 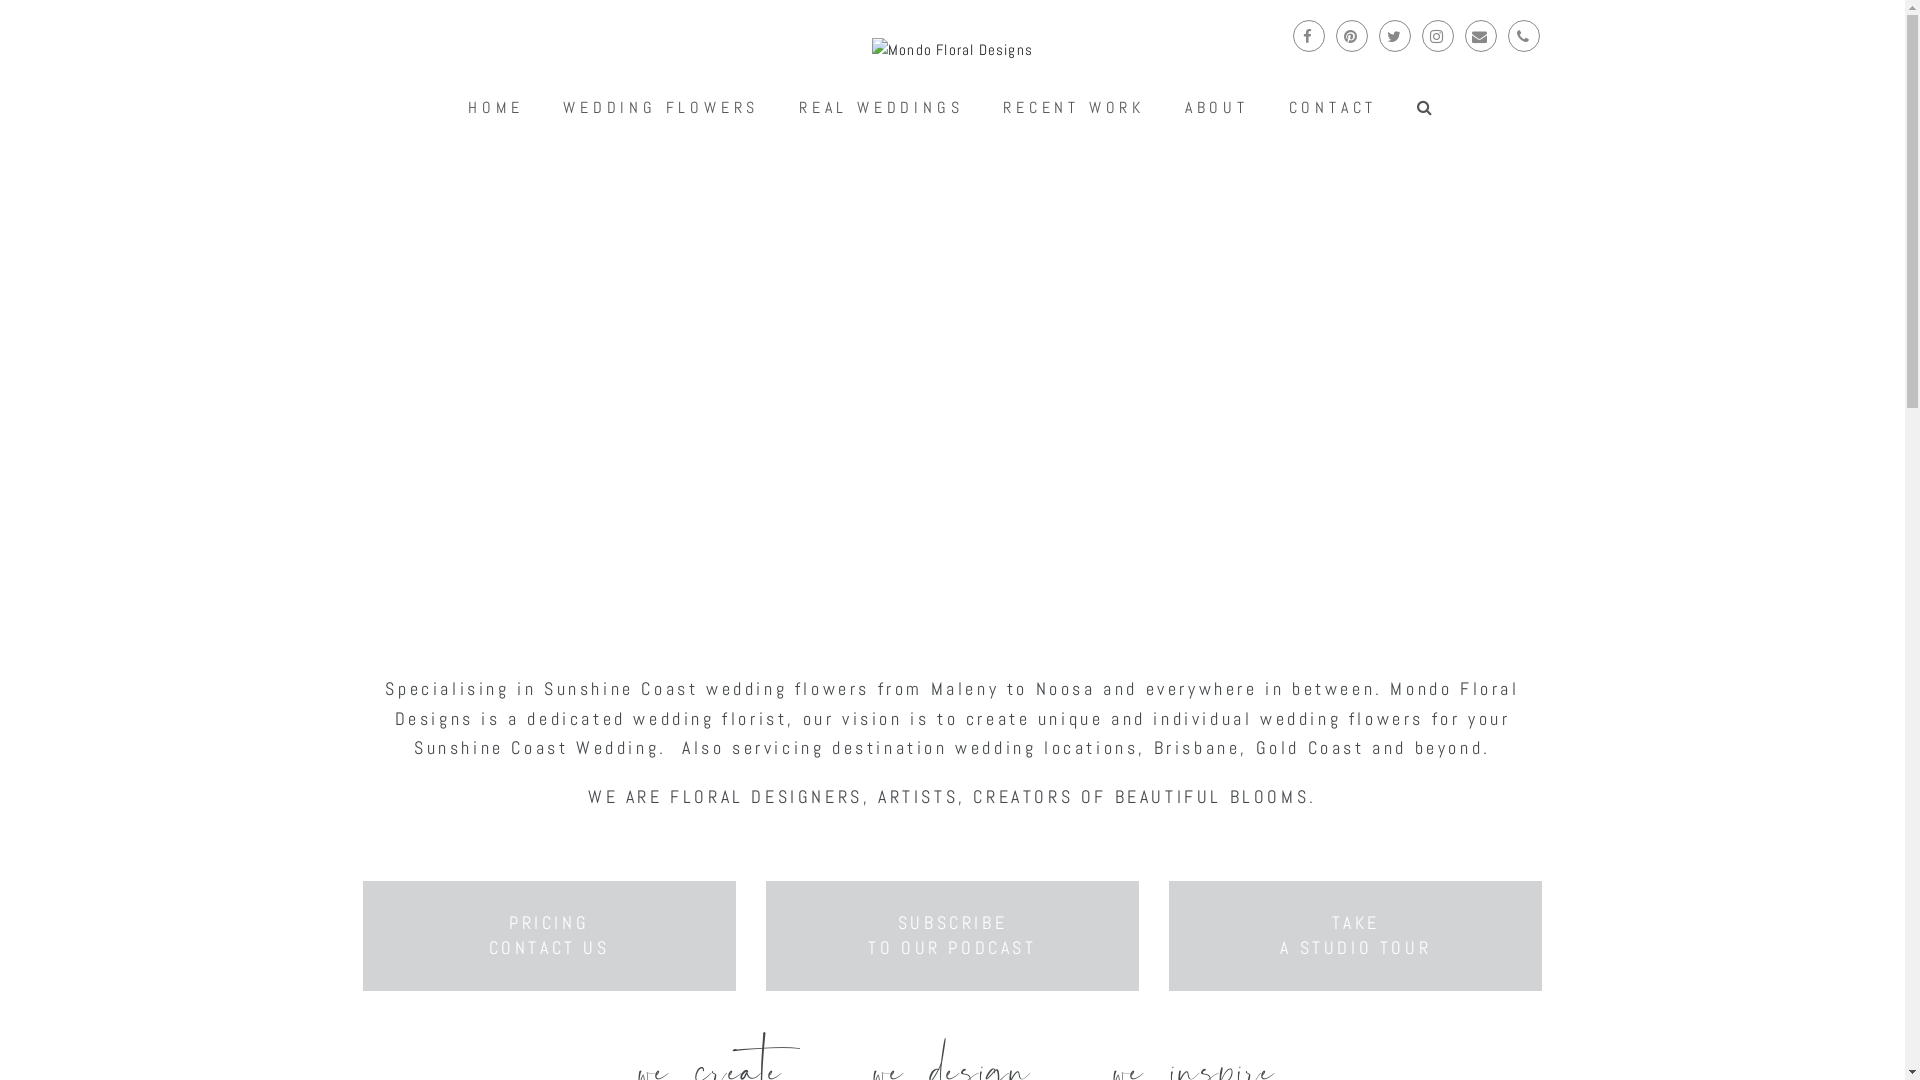 I want to click on 'ABOUT', so click(x=1166, y=108).